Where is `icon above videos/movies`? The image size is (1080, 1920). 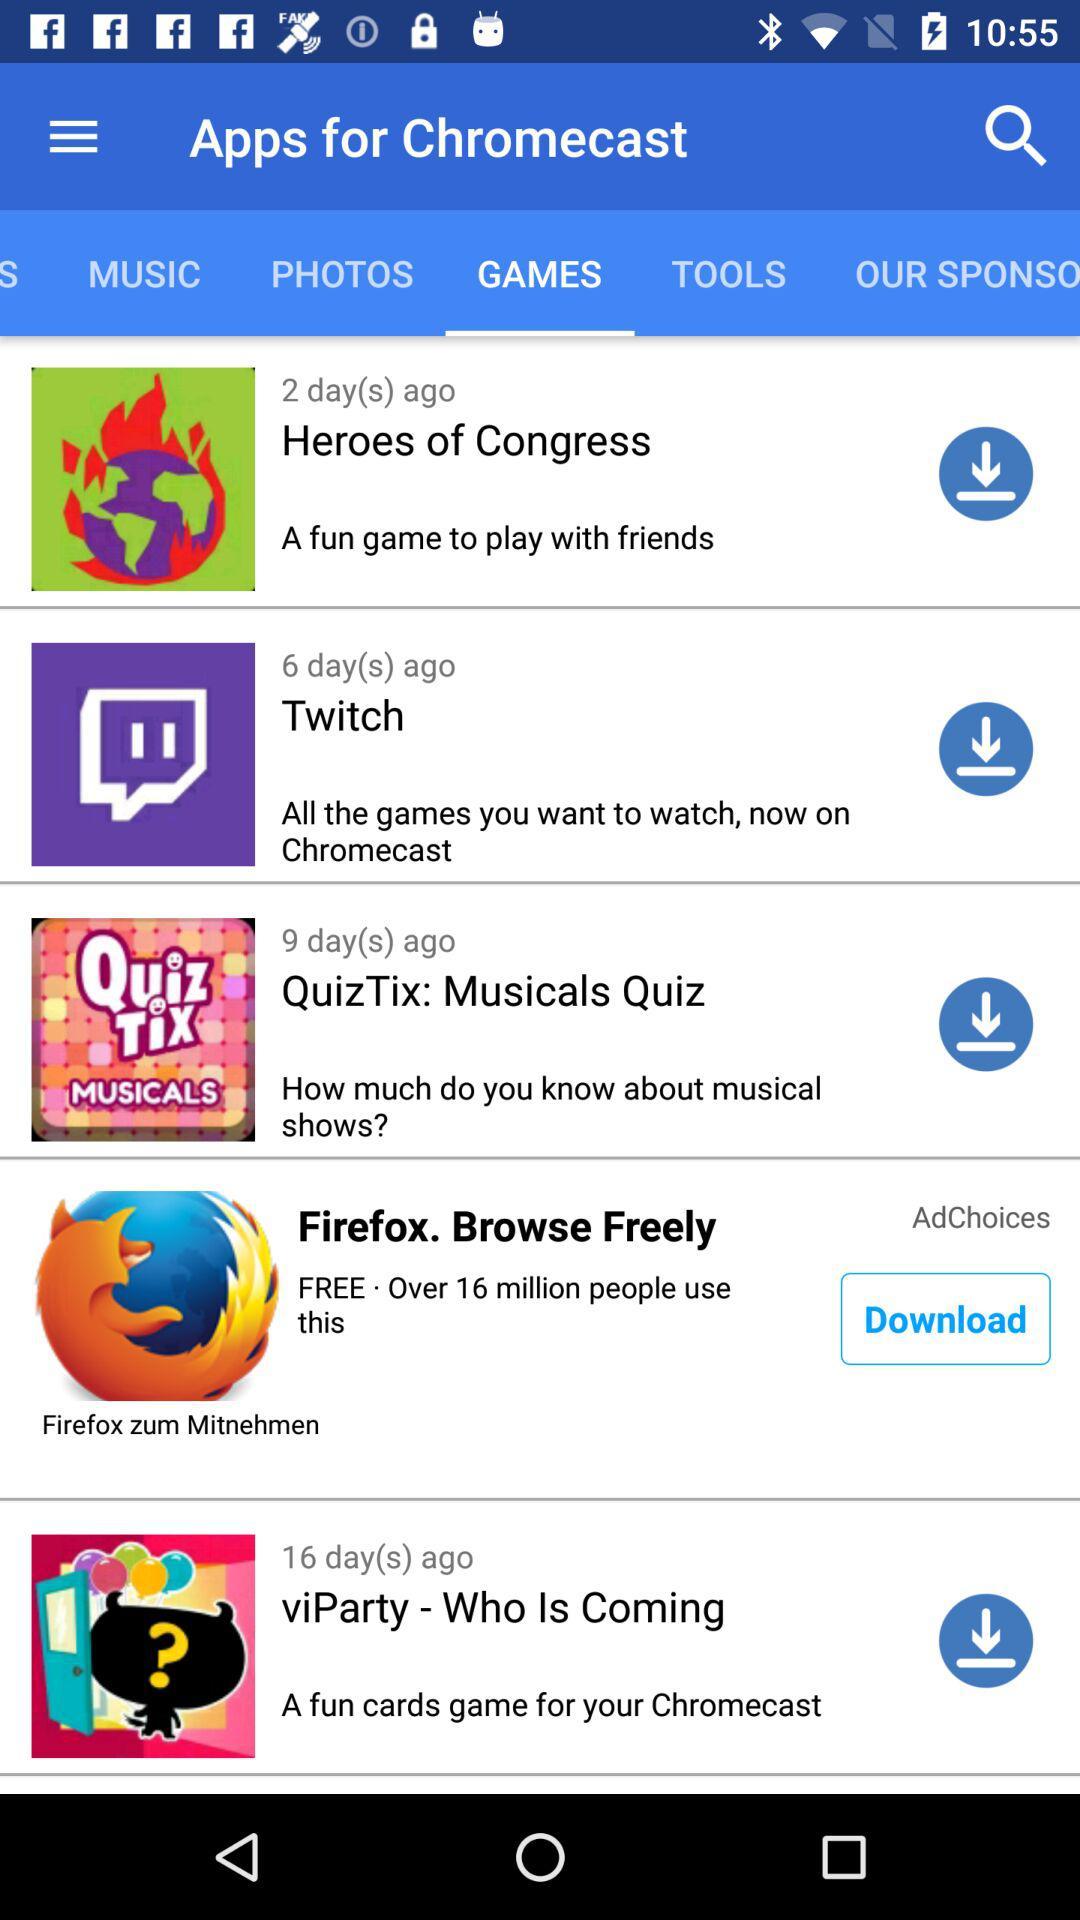
icon above videos/movies is located at coordinates (72, 135).